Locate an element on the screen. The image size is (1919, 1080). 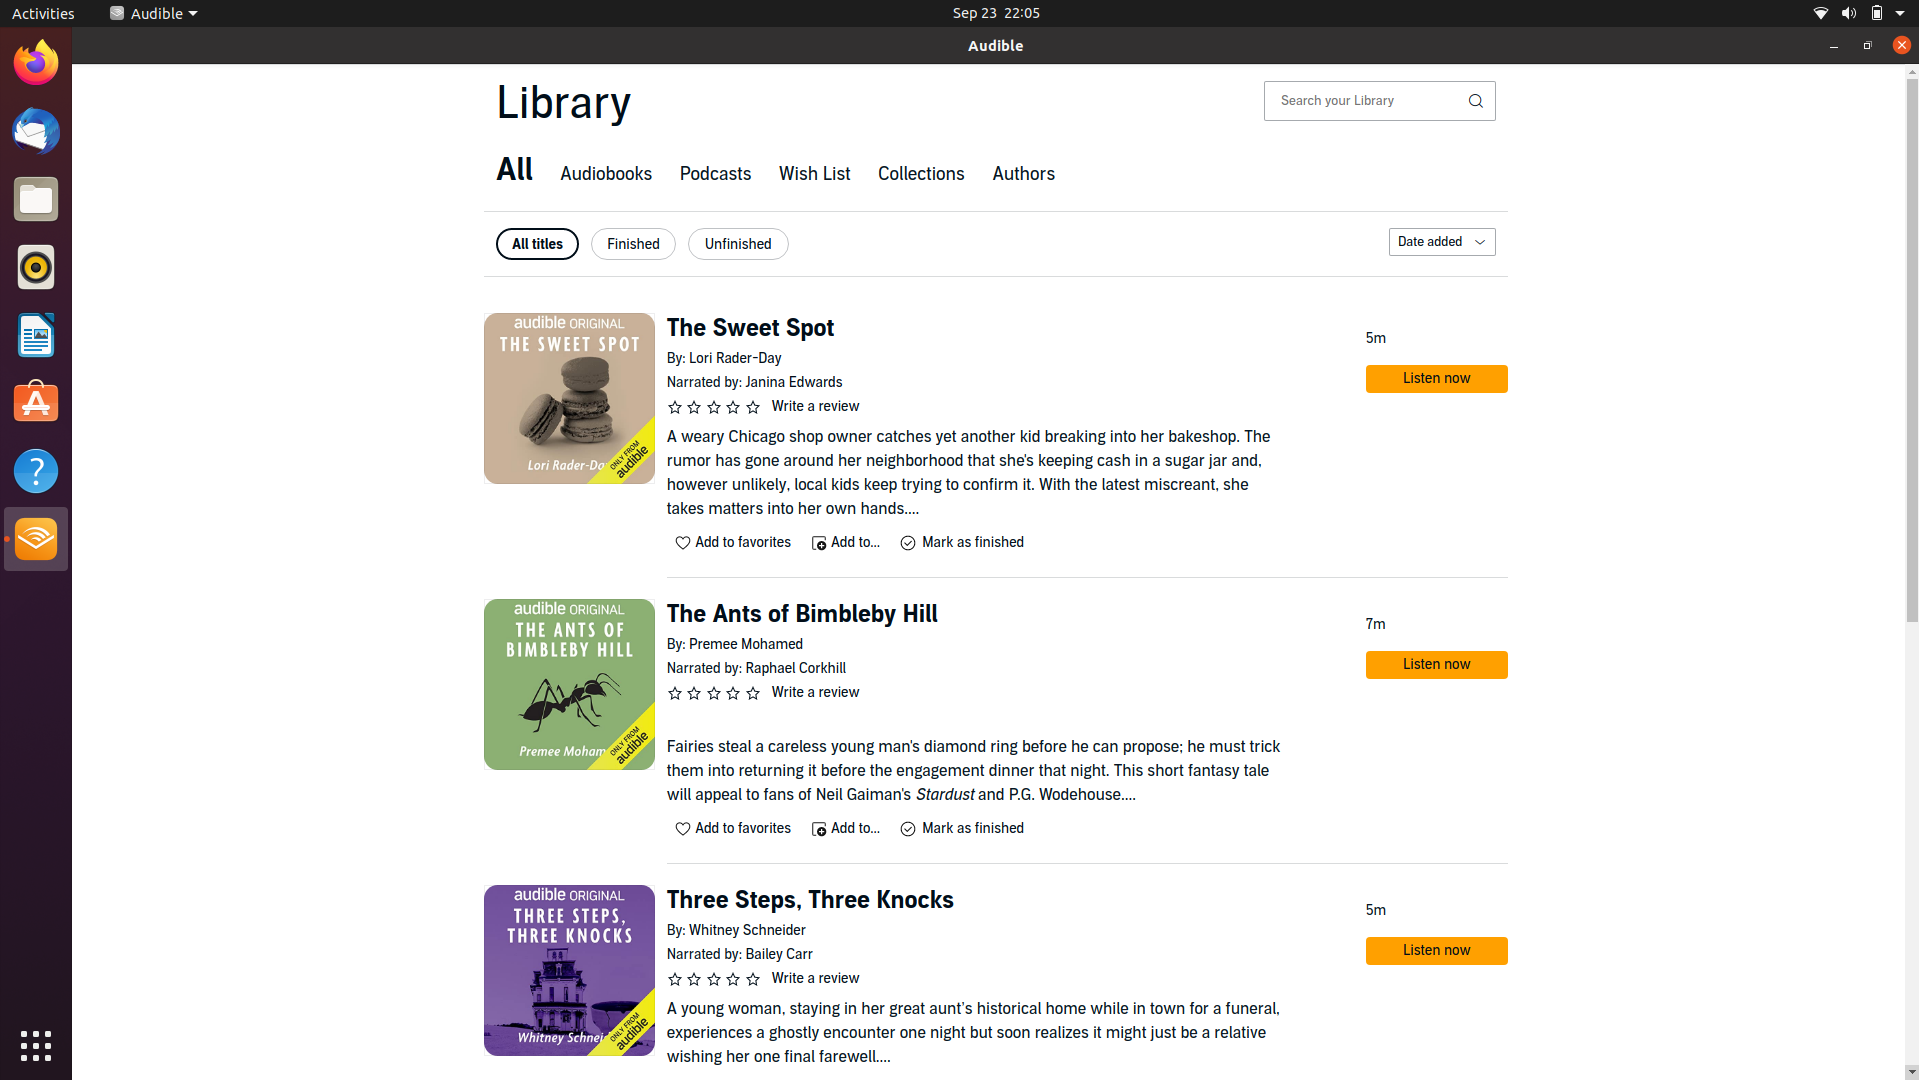
Start Ubuntu application store is located at coordinates (37, 401).